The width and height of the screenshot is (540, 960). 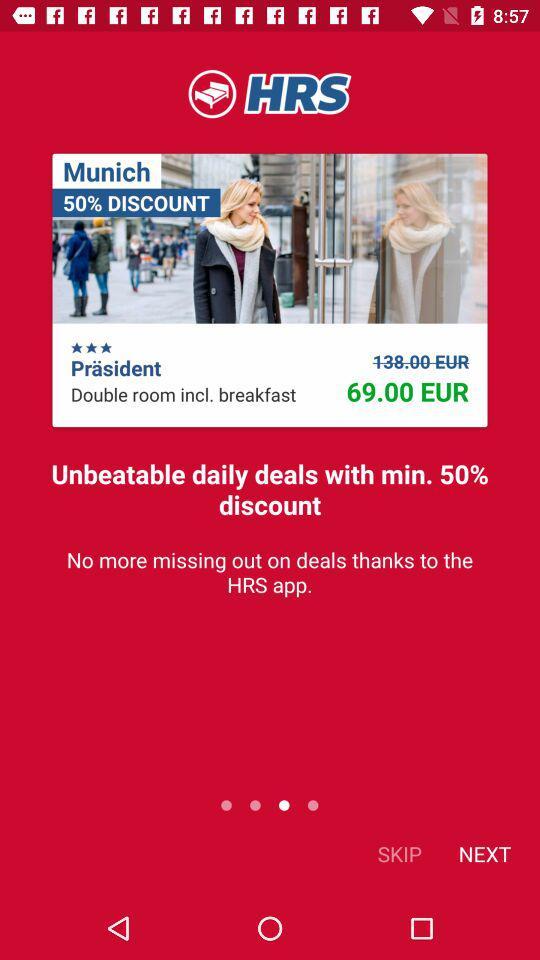 I want to click on item below no more missing, so click(x=483, y=852).